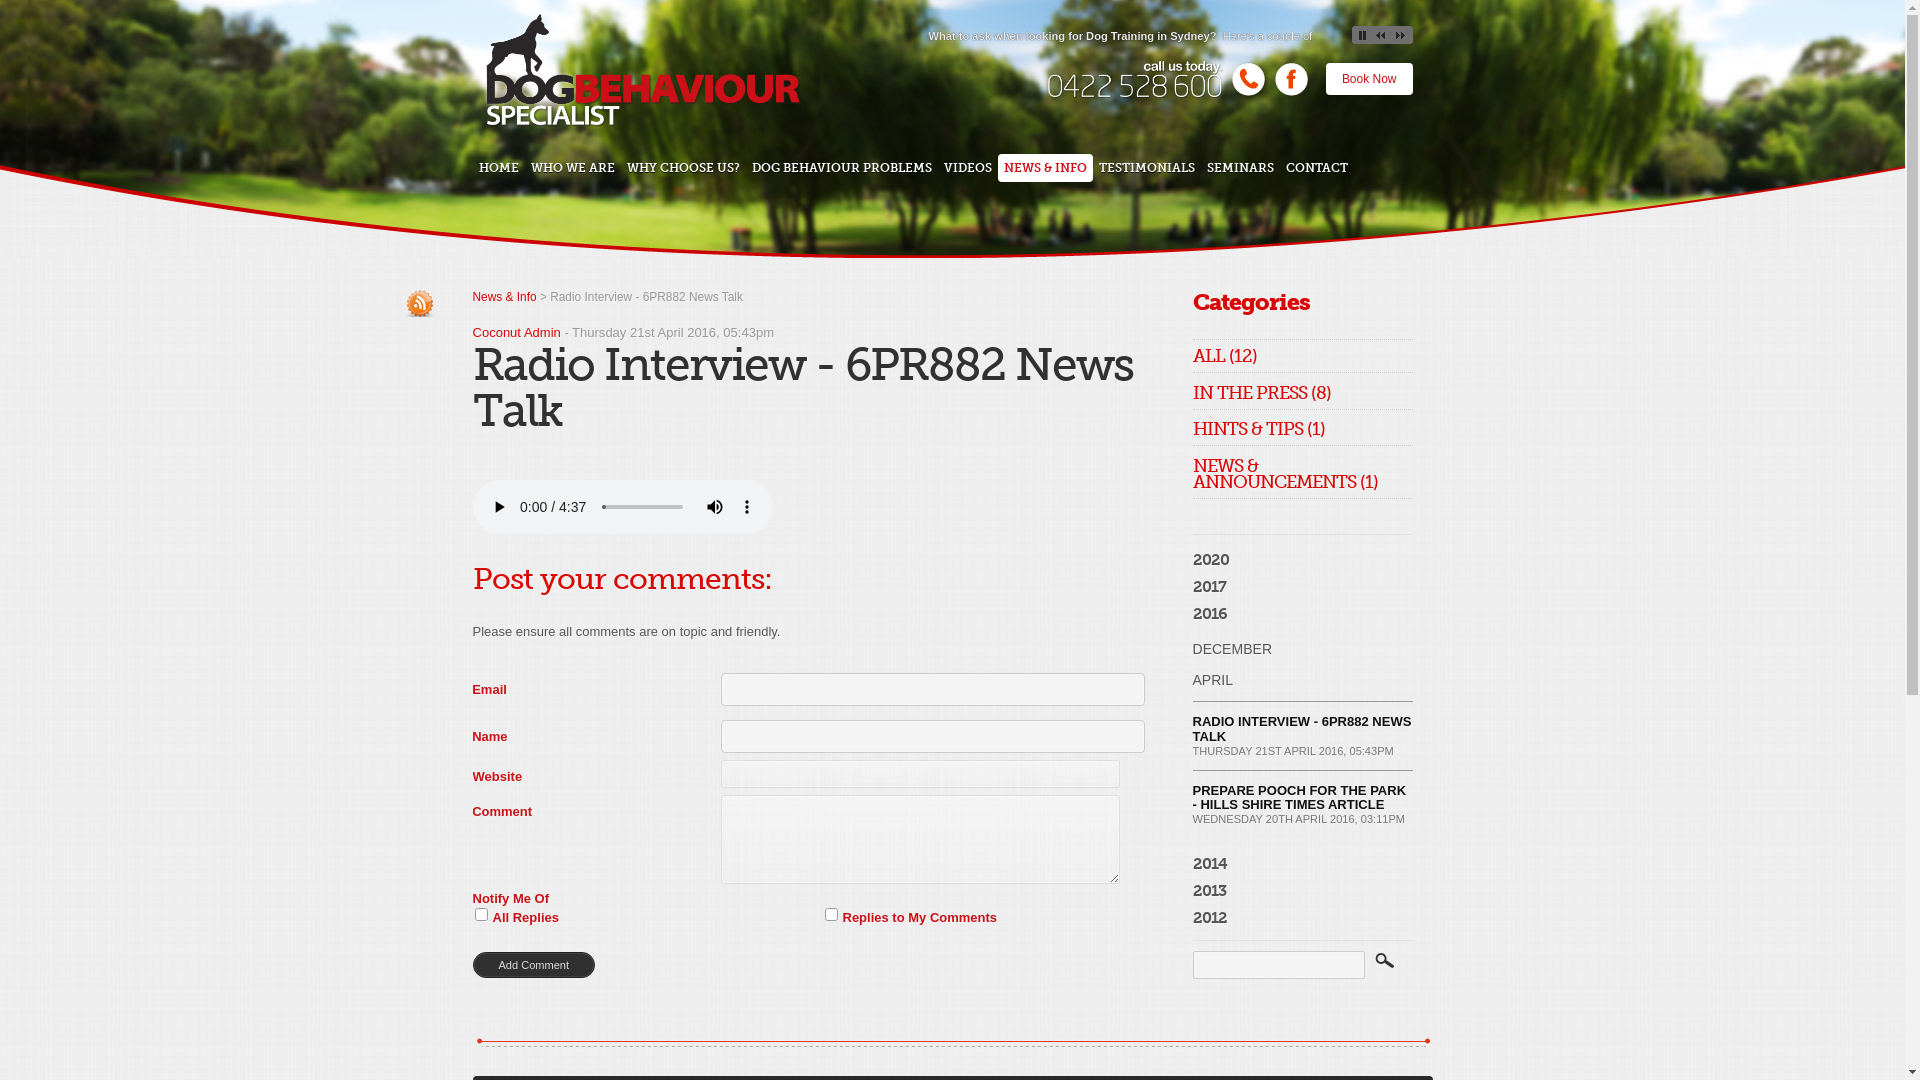  I want to click on 'VIDEOS', so click(968, 167).